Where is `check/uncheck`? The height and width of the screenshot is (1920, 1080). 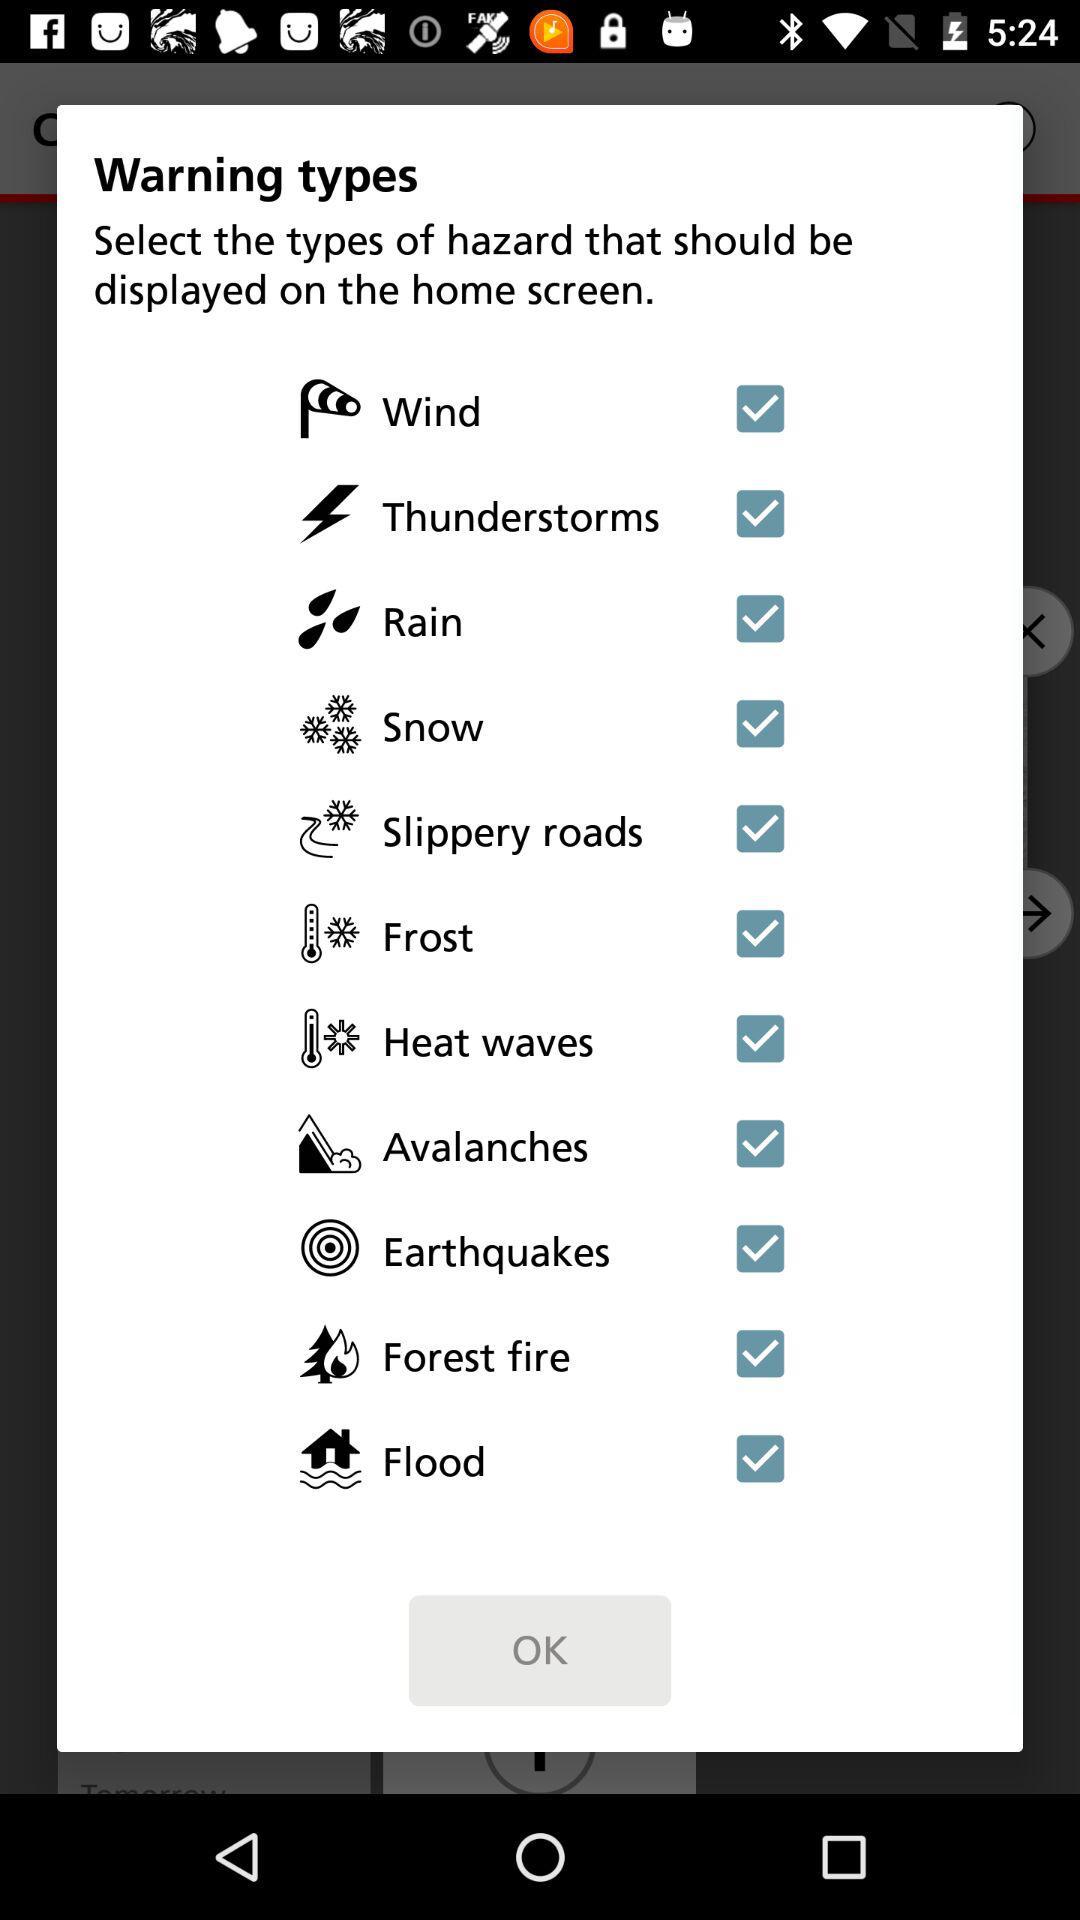
check/uncheck is located at coordinates (760, 722).